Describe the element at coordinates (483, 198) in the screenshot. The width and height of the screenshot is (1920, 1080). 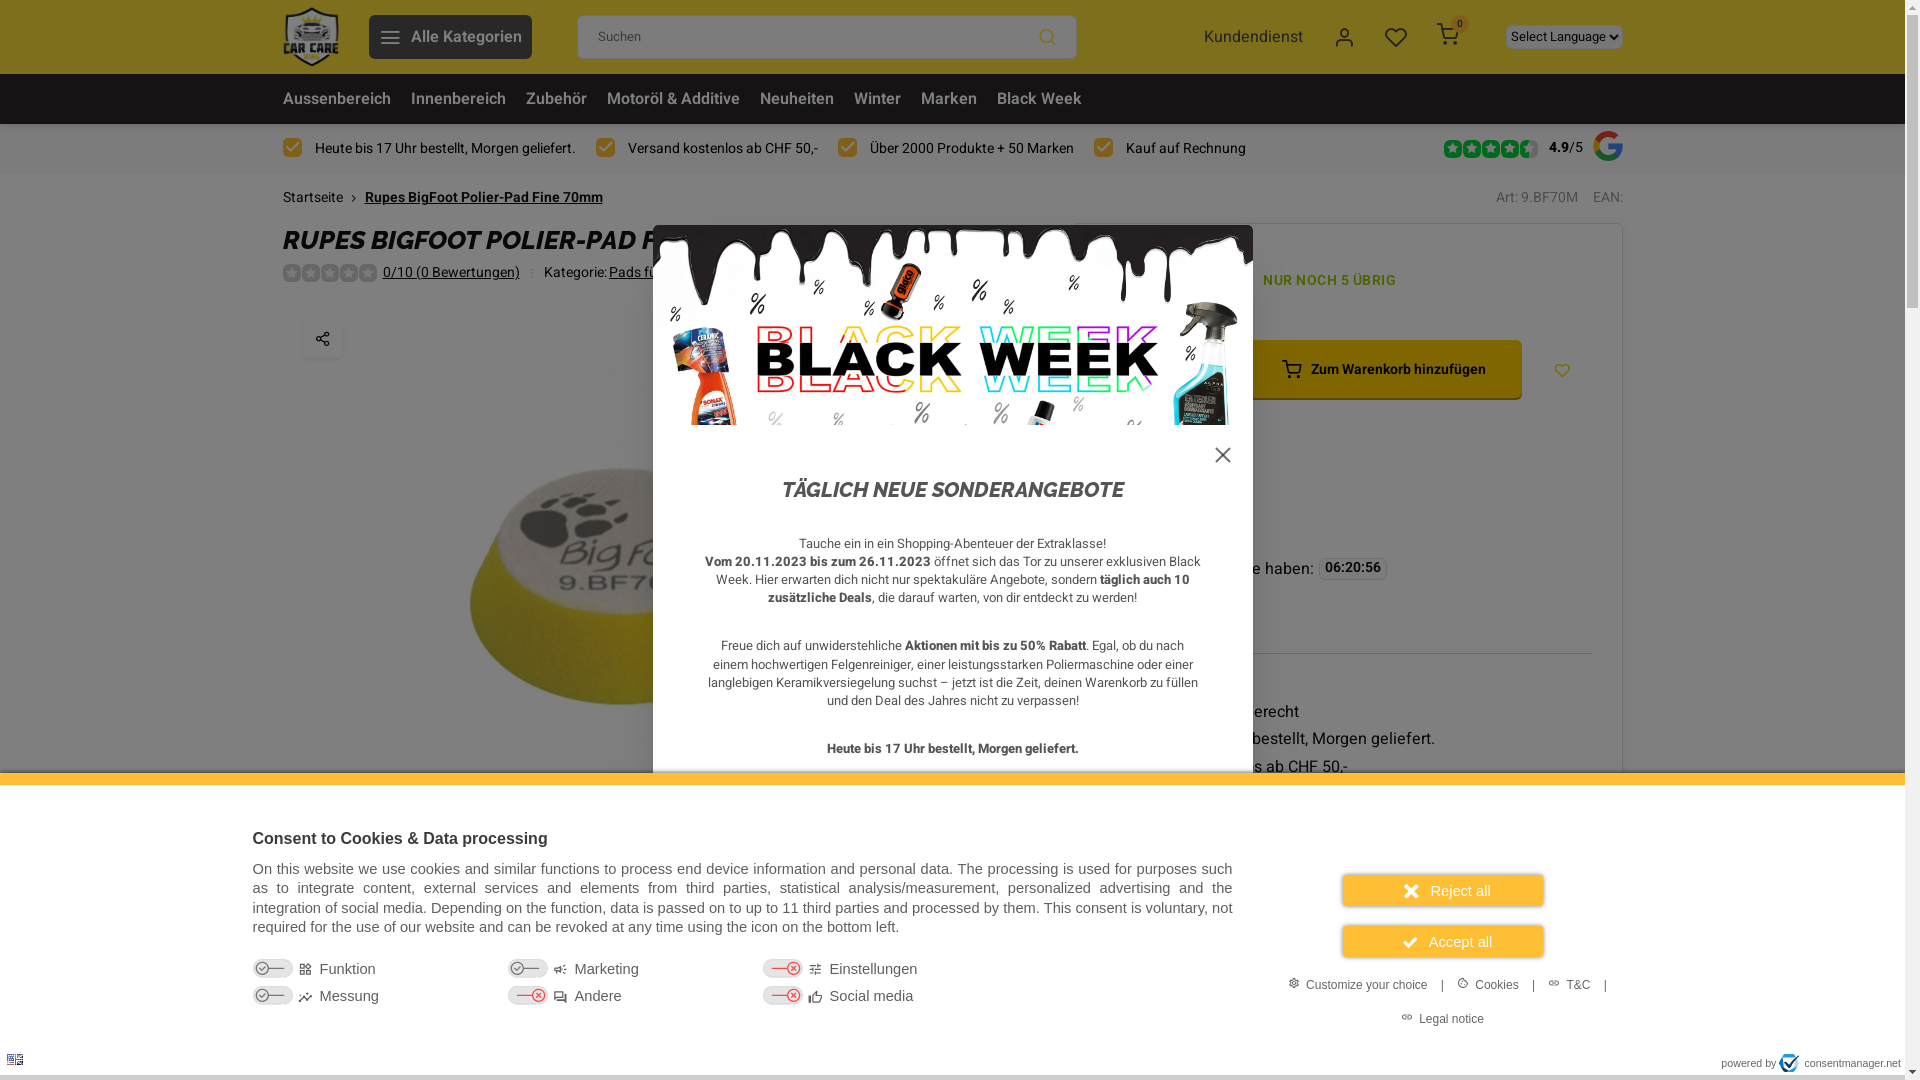
I see `'Rupes BigFoot Polier-Pad Fine 70mm'` at that location.